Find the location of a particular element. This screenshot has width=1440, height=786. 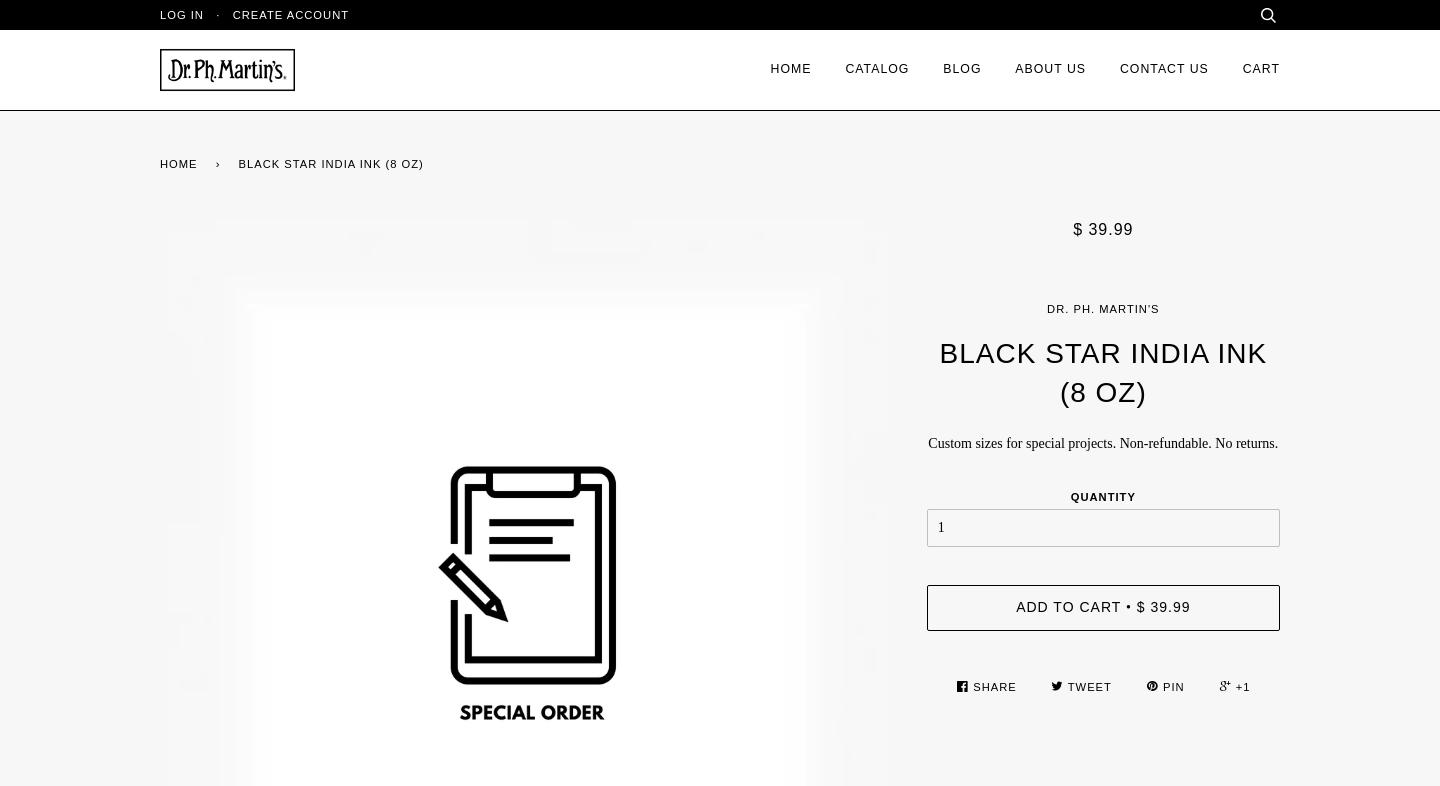

'Catalog' is located at coordinates (843, 68).